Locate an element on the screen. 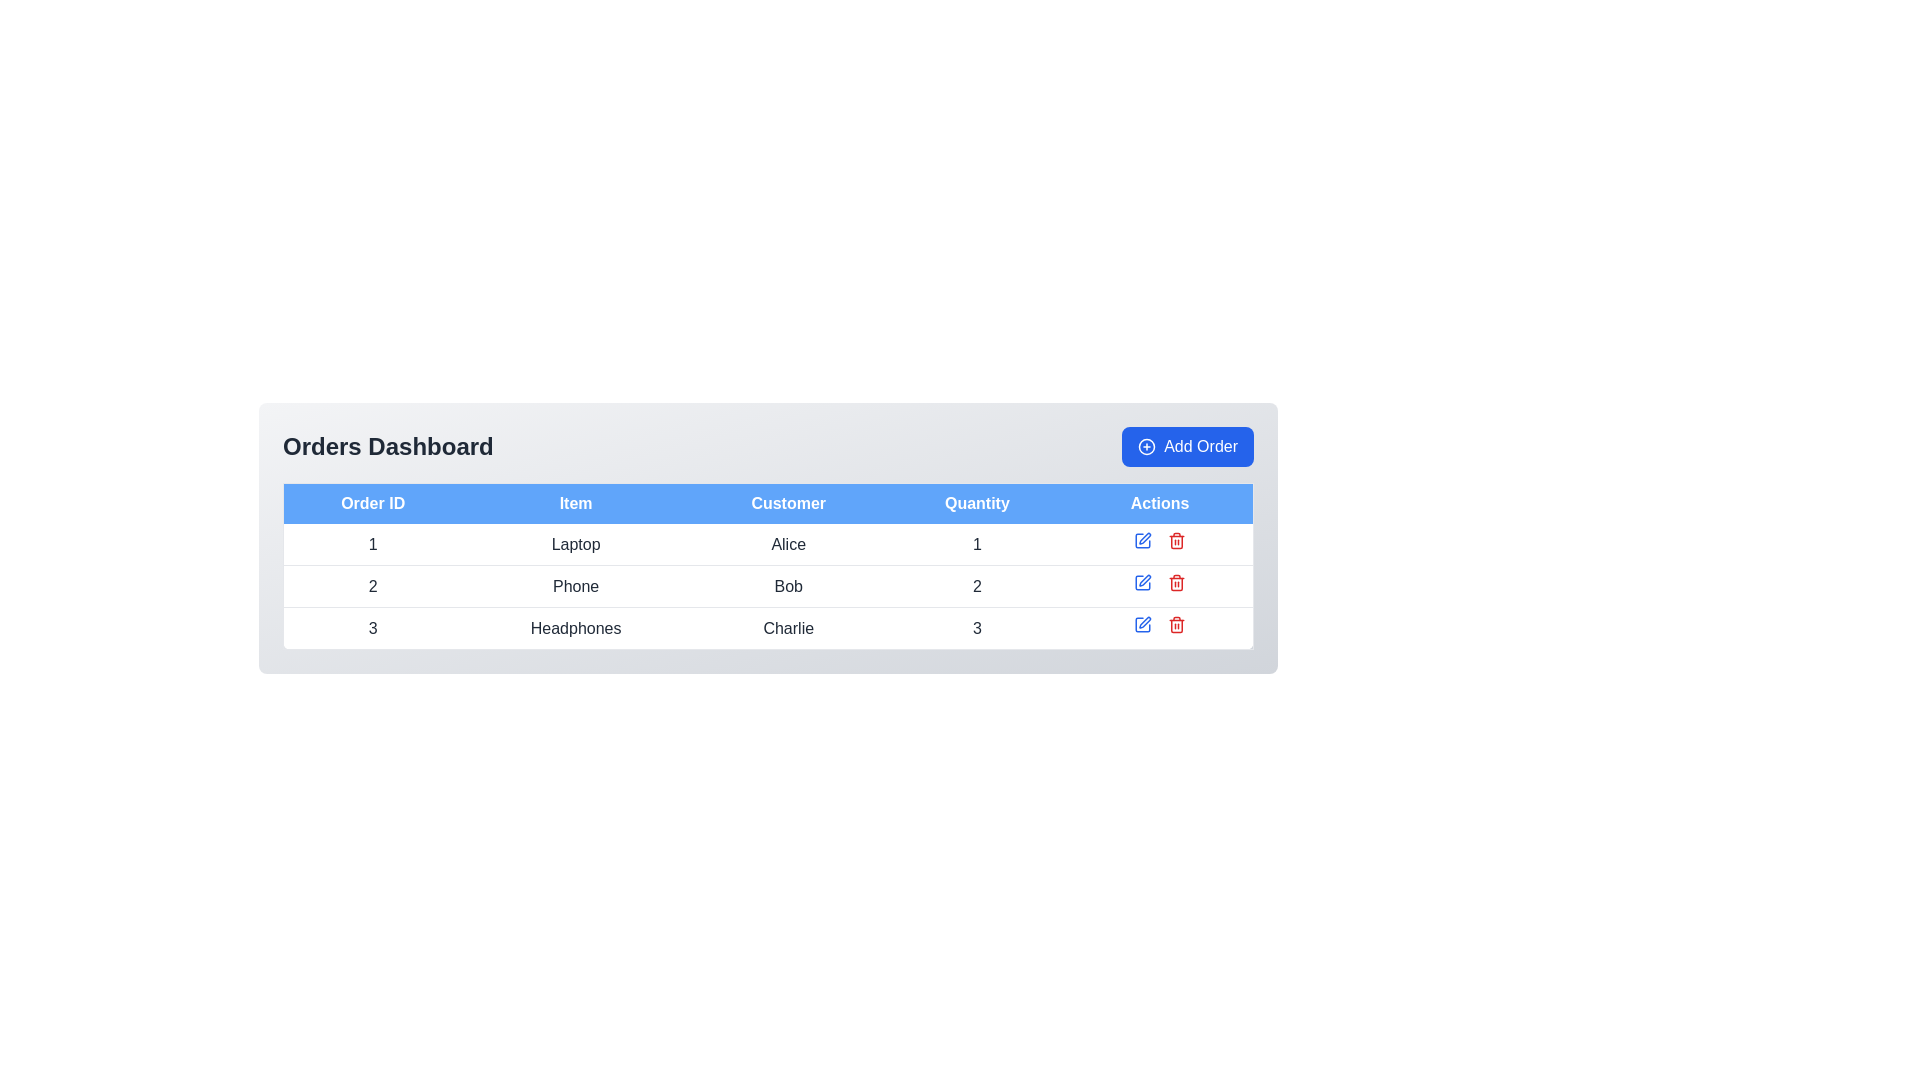 This screenshot has height=1080, width=1920. the delete button located in the third row and last column of the table is located at coordinates (1177, 540).